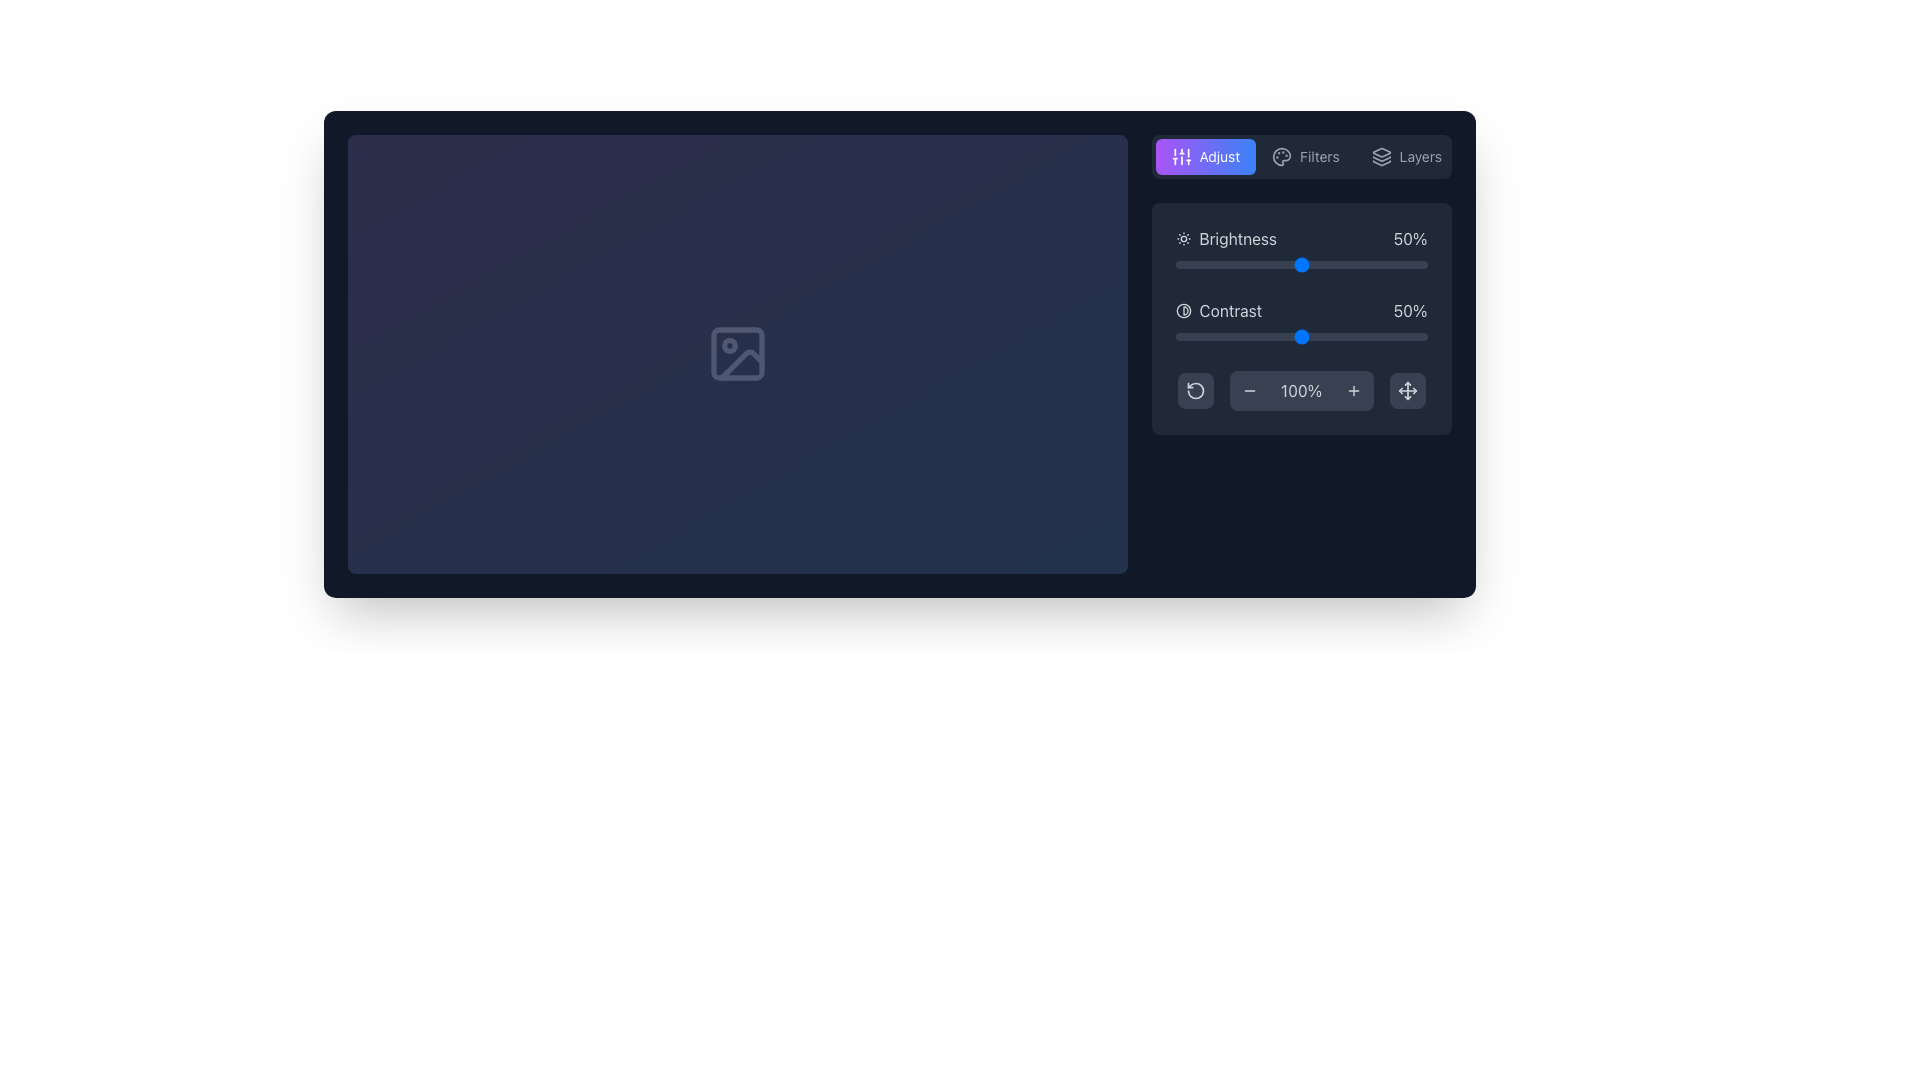 The width and height of the screenshot is (1920, 1080). What do you see at coordinates (1229, 335) in the screenshot?
I see `the contrast value` at bounding box center [1229, 335].